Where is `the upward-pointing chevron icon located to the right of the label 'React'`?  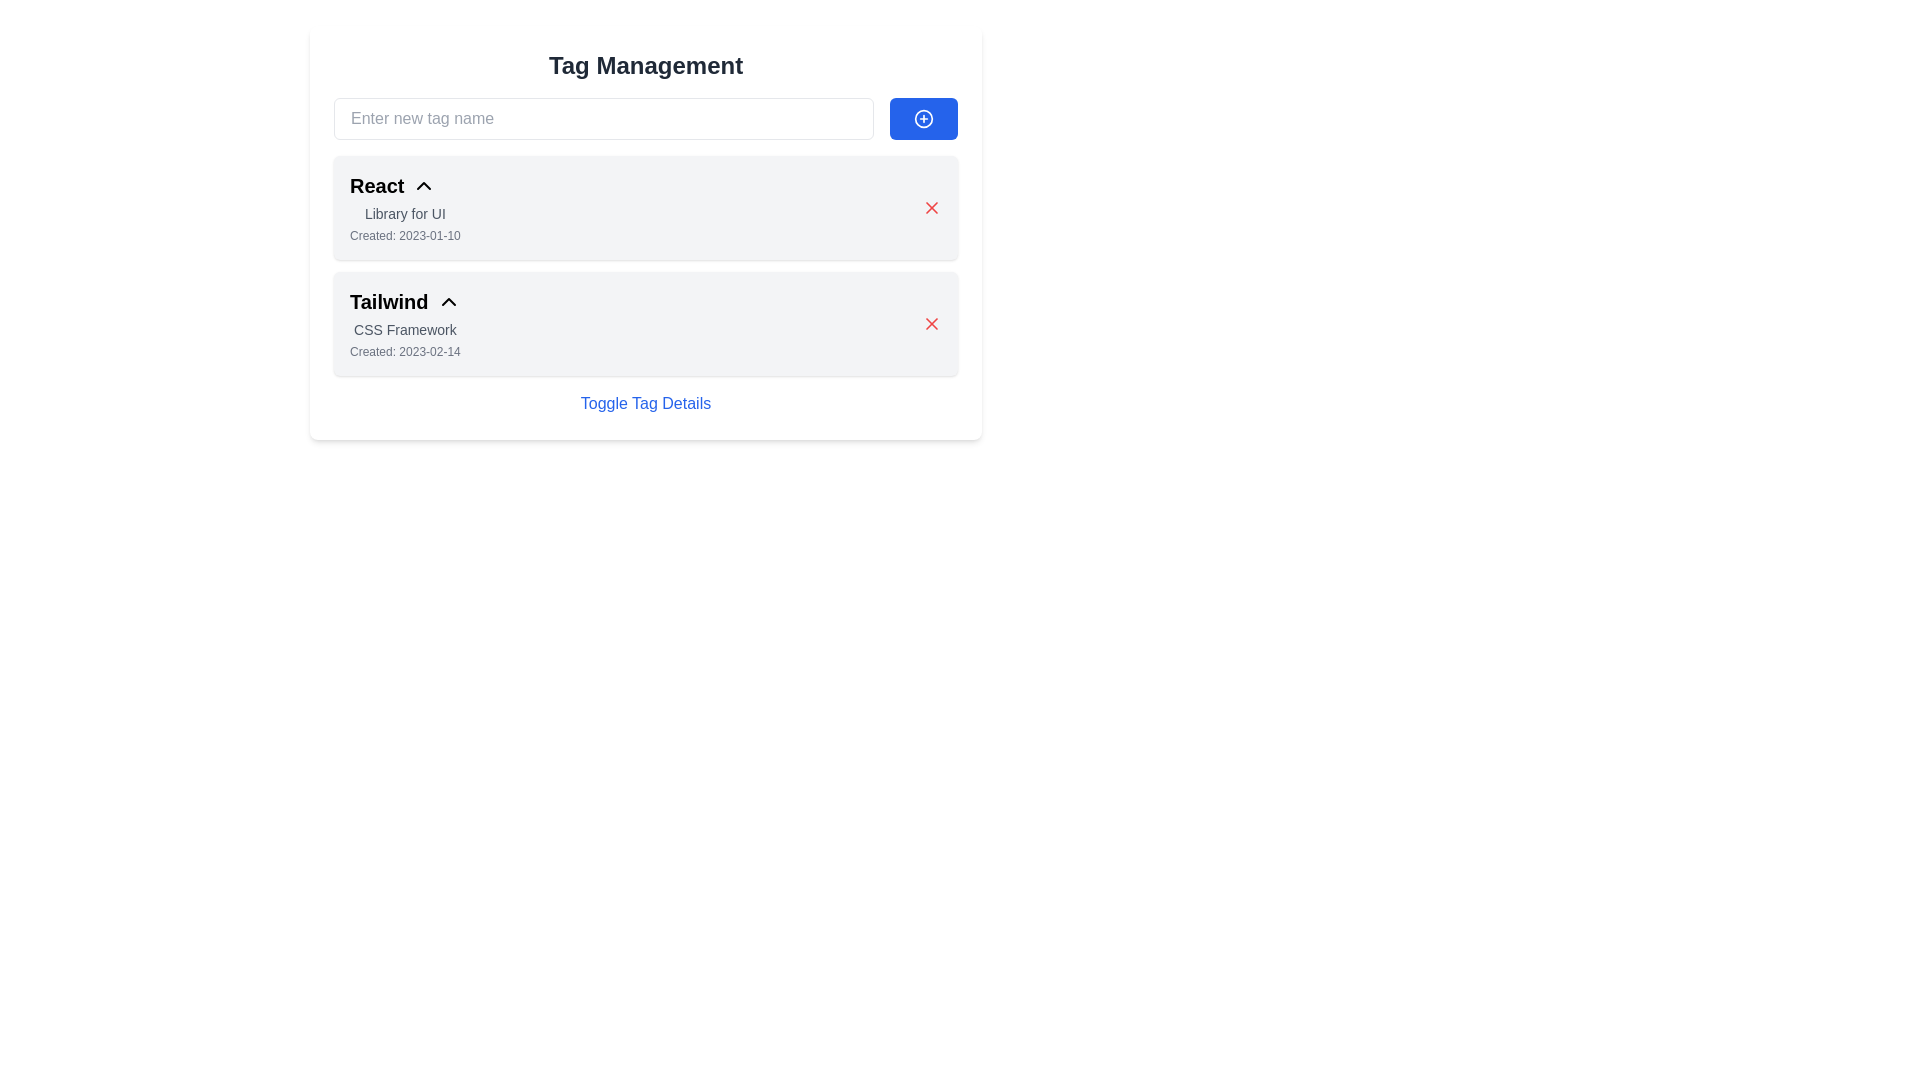
the upward-pointing chevron icon located to the right of the label 'React' is located at coordinates (423, 185).